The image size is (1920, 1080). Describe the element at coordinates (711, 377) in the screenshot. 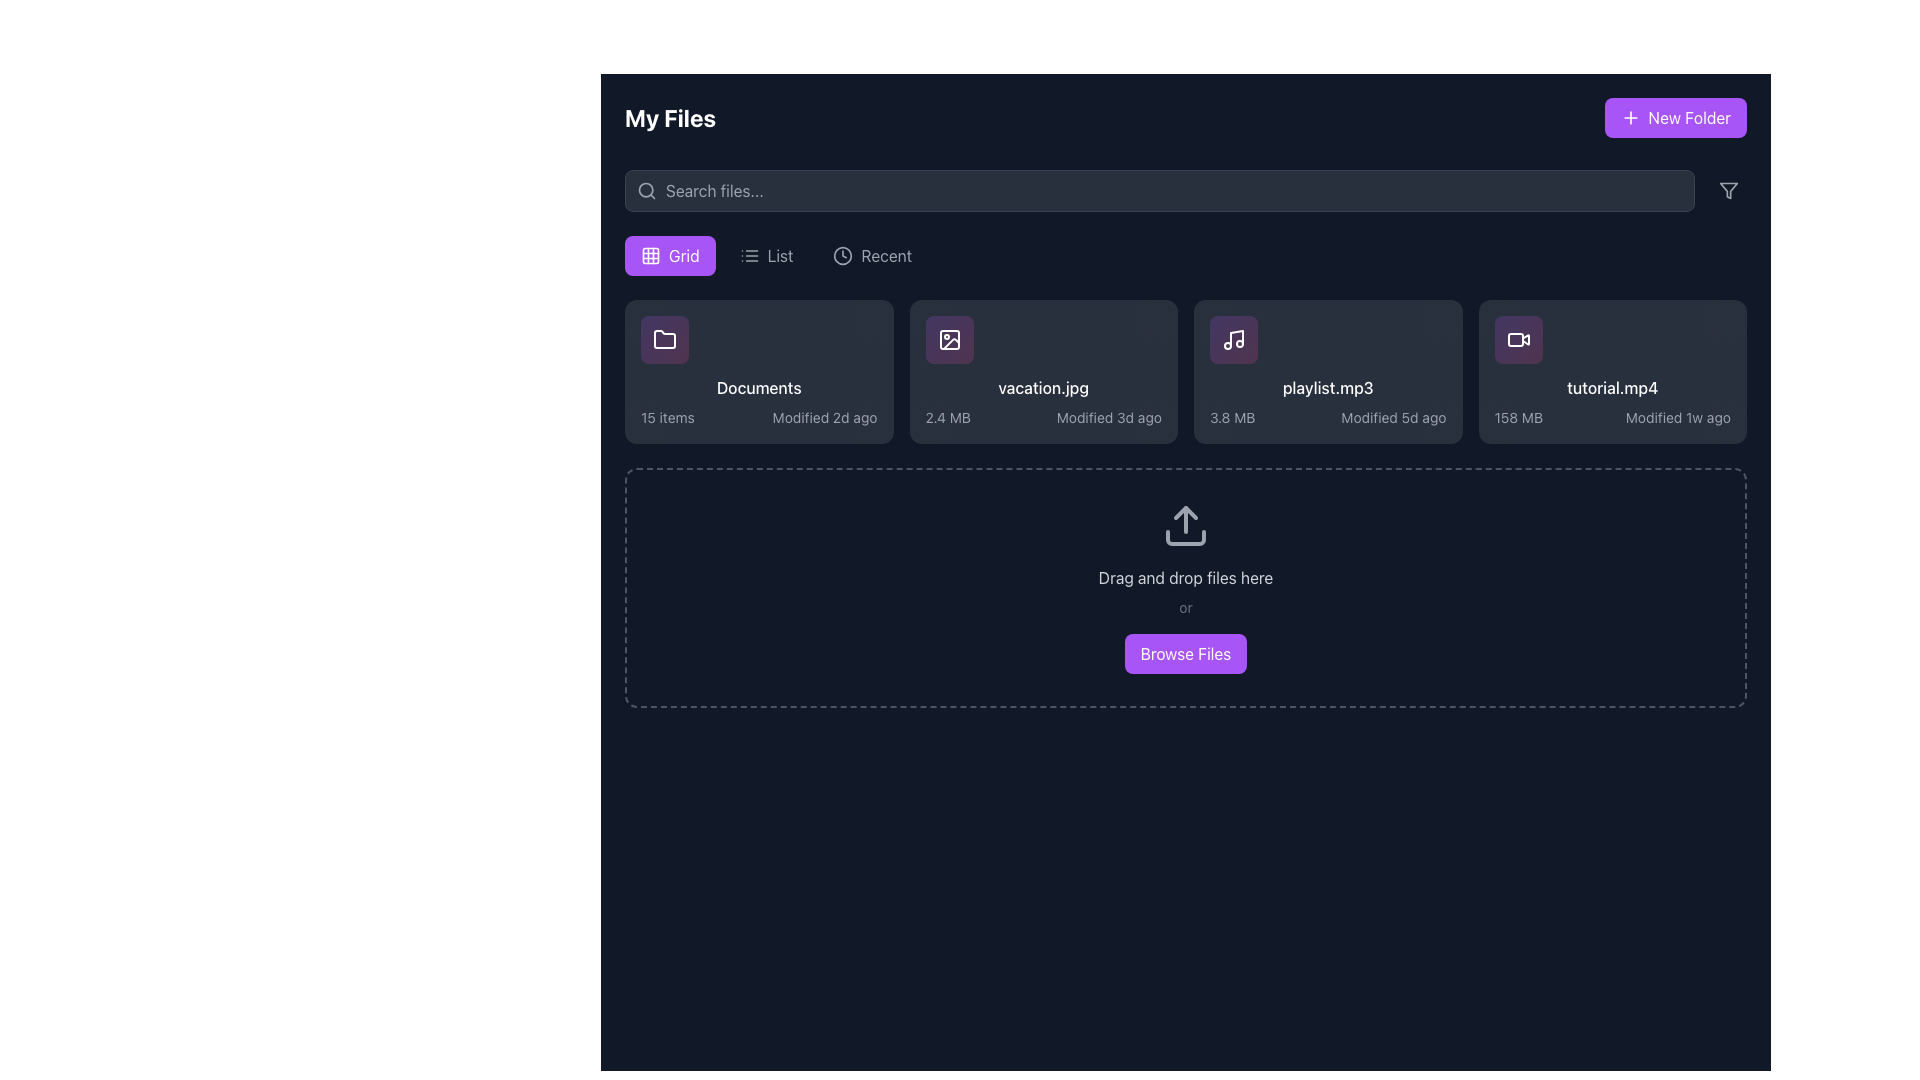

I see `the curved line of the download icon located in the top-left quadrant of the interface for additional information` at that location.